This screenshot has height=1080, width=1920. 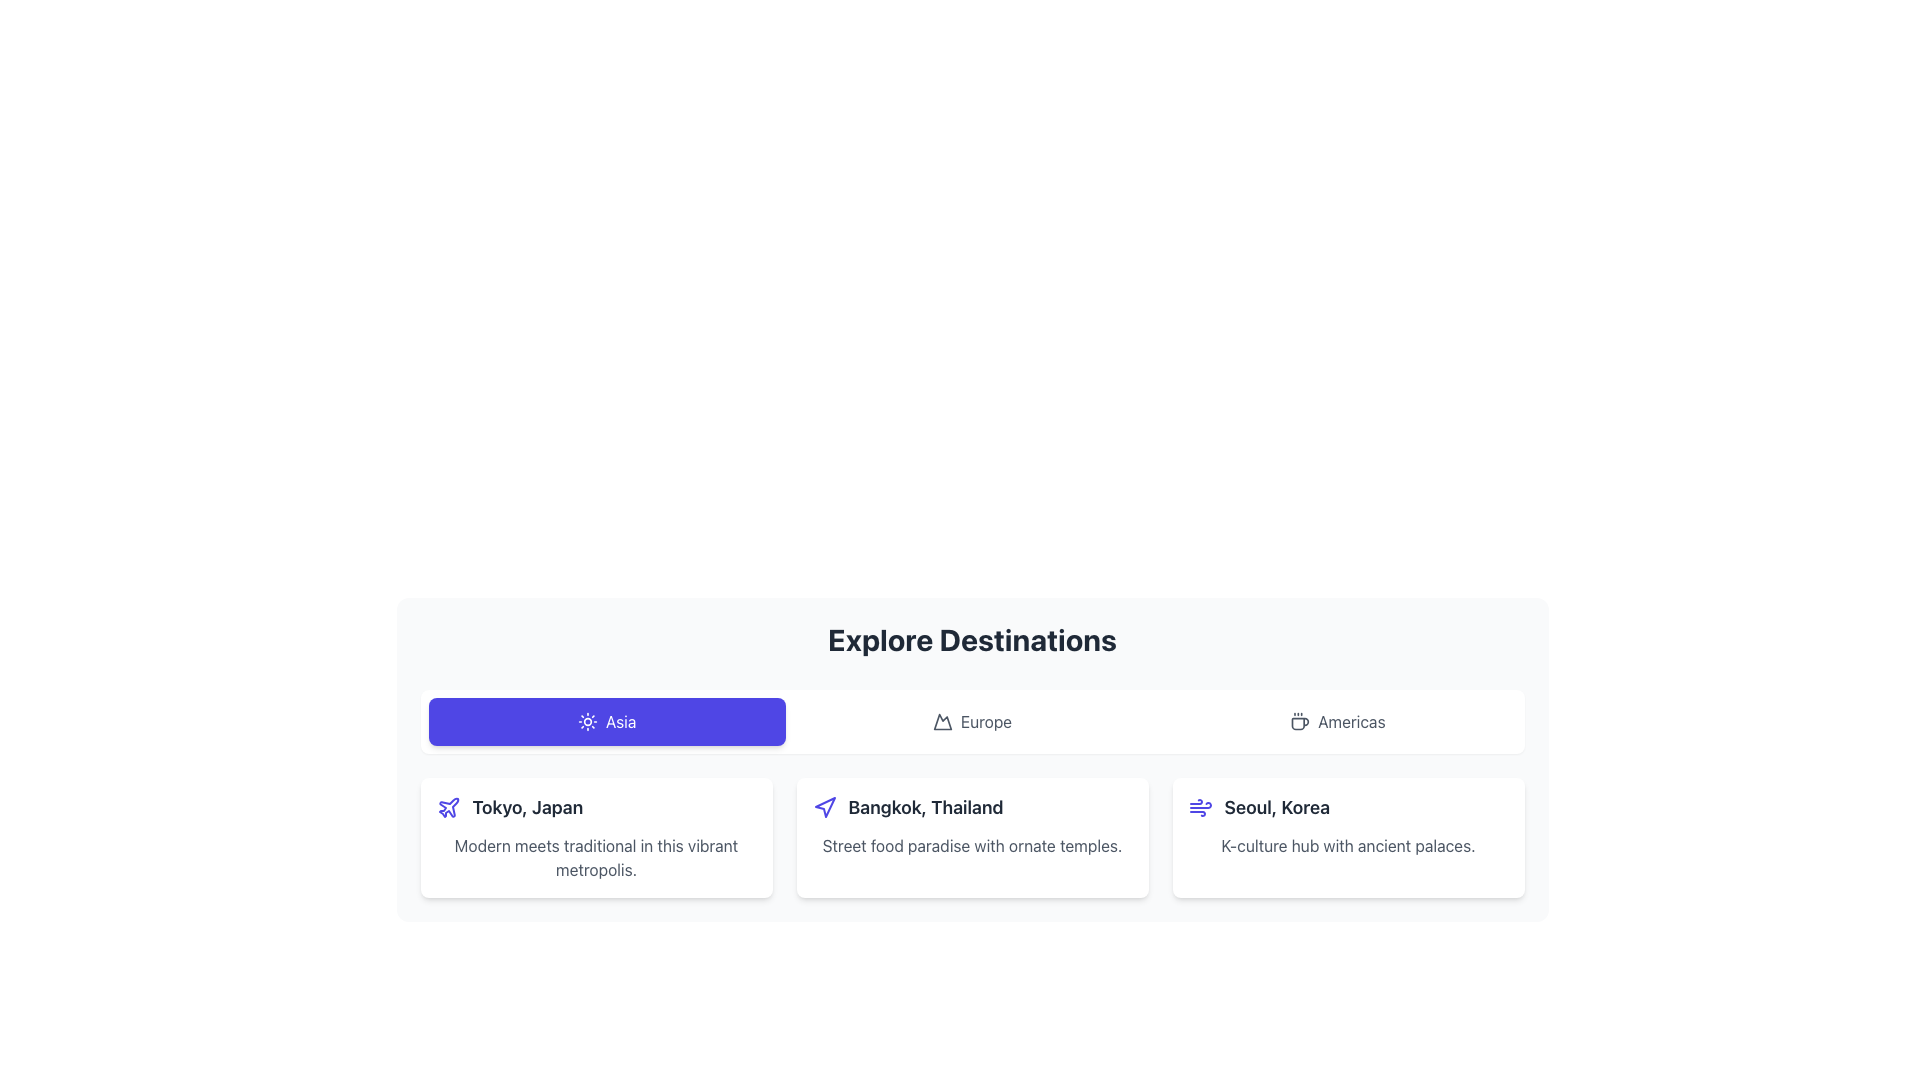 What do you see at coordinates (941, 721) in the screenshot?
I see `the mountain icon located in the 'Europe' section of the UI` at bounding box center [941, 721].